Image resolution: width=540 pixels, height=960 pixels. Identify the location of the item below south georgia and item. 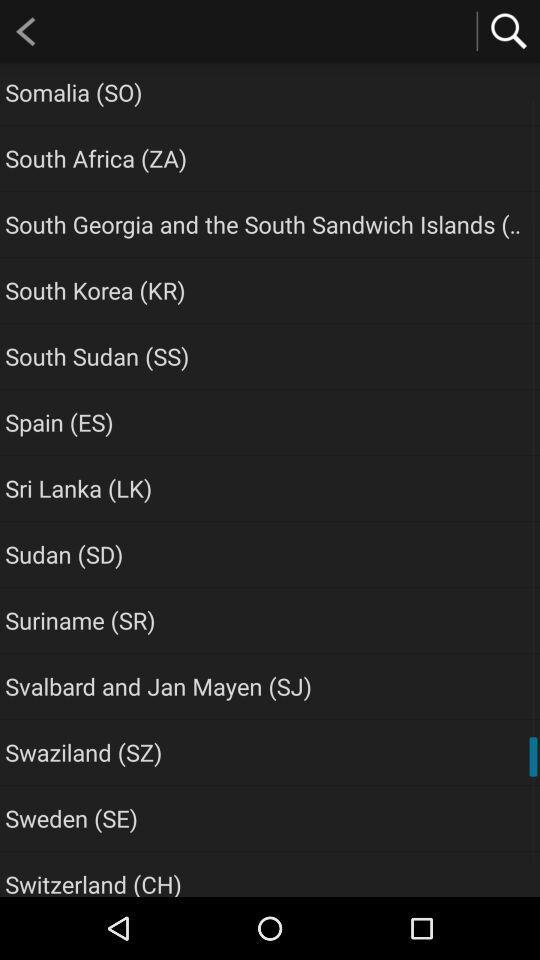
(94, 289).